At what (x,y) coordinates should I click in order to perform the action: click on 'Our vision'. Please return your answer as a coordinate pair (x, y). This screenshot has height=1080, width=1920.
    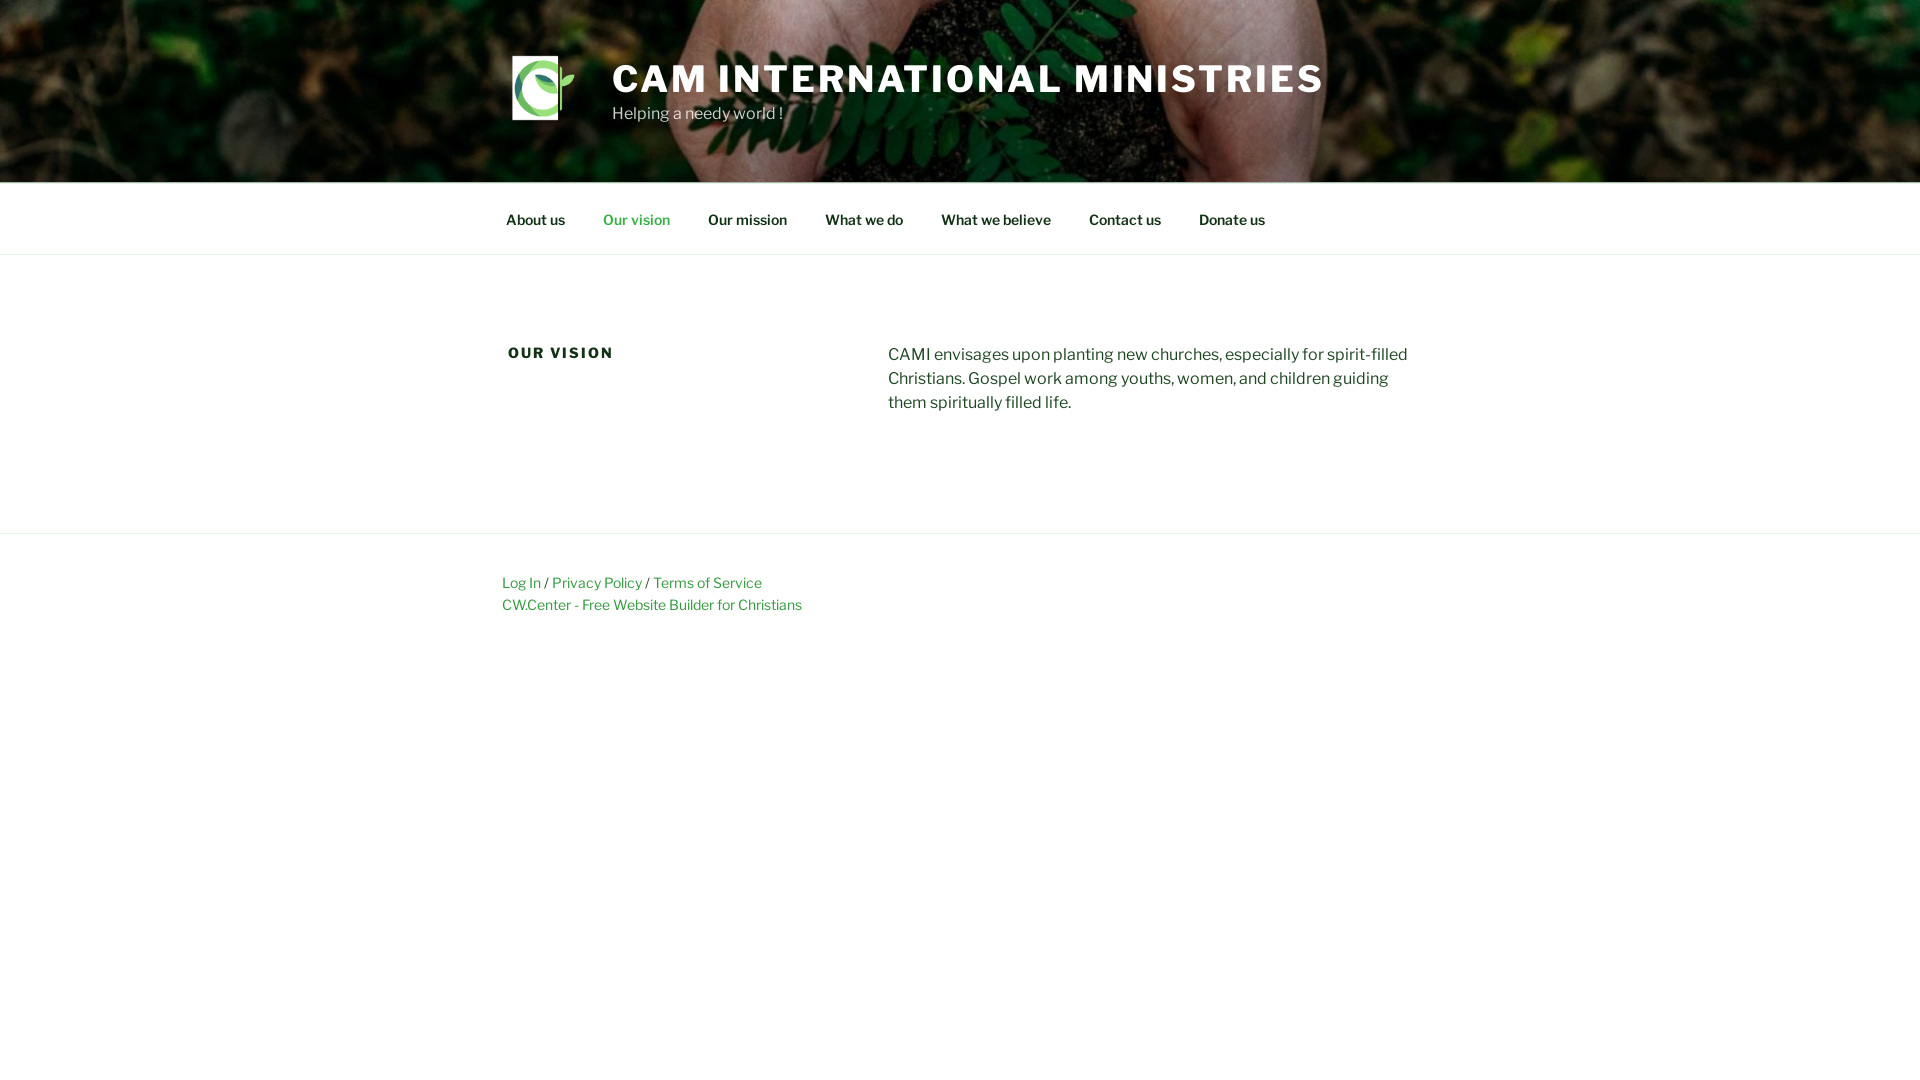
    Looking at the image, I should click on (634, 218).